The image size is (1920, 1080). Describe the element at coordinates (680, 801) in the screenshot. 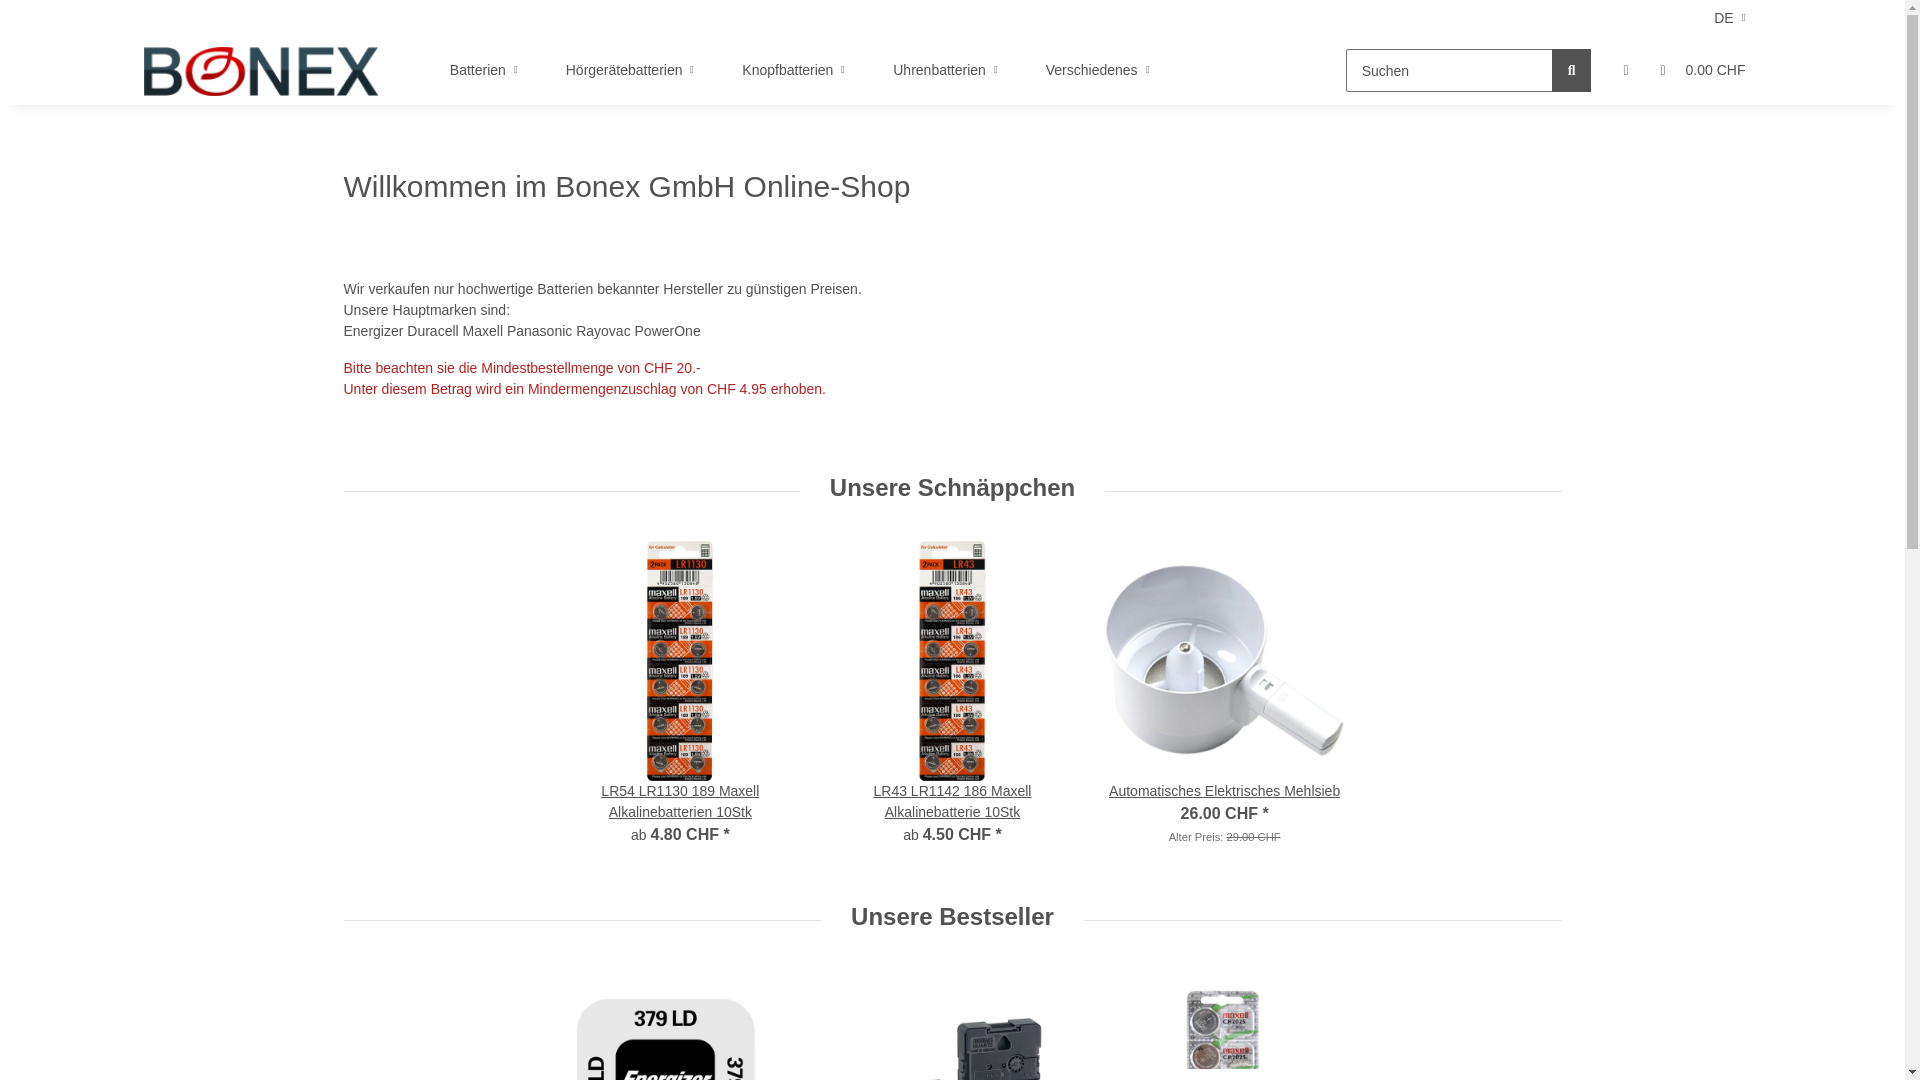

I see `'LR54 LR1130 189 Maxell Alkalinebatterien 10Stk'` at that location.